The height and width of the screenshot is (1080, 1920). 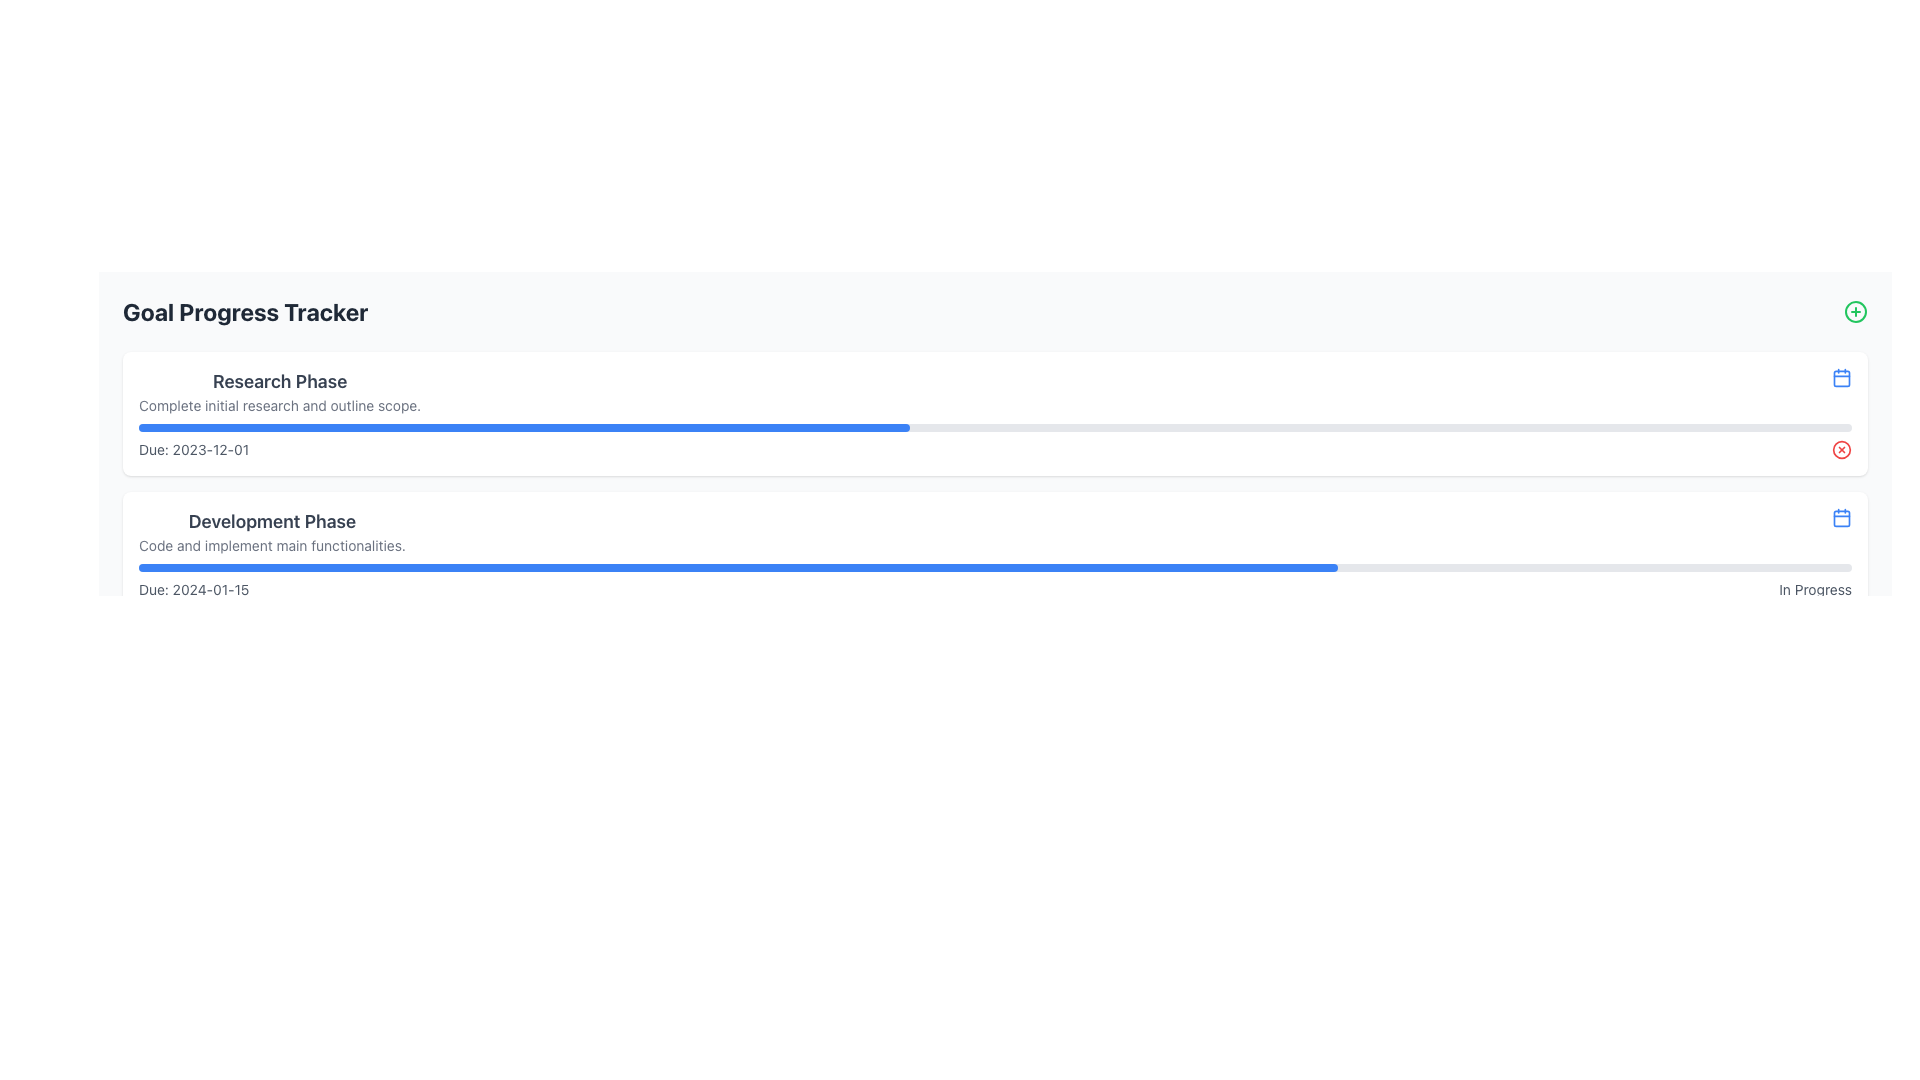 I want to click on the deadline information text displayed below the 'Research Phase' heading, so click(x=194, y=450).